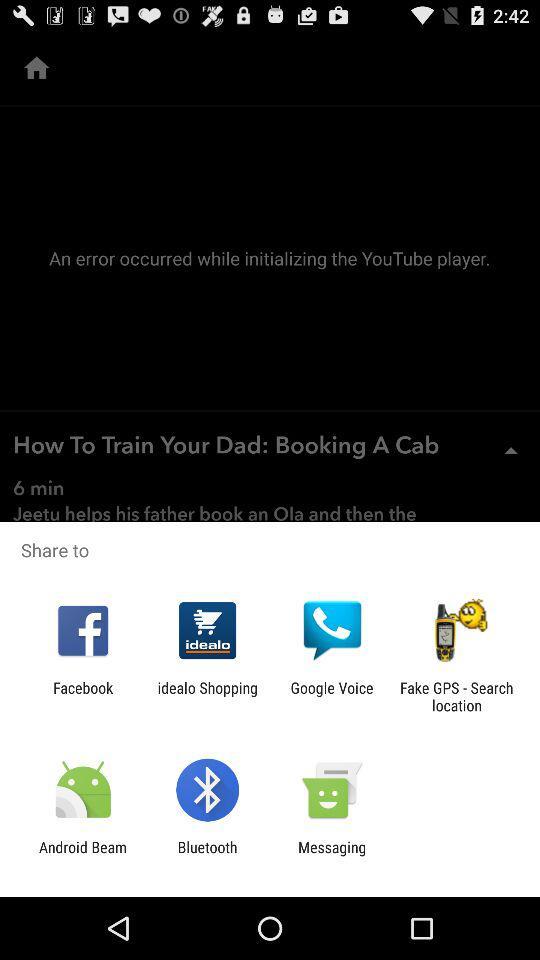  I want to click on item next to facebook app, so click(206, 696).